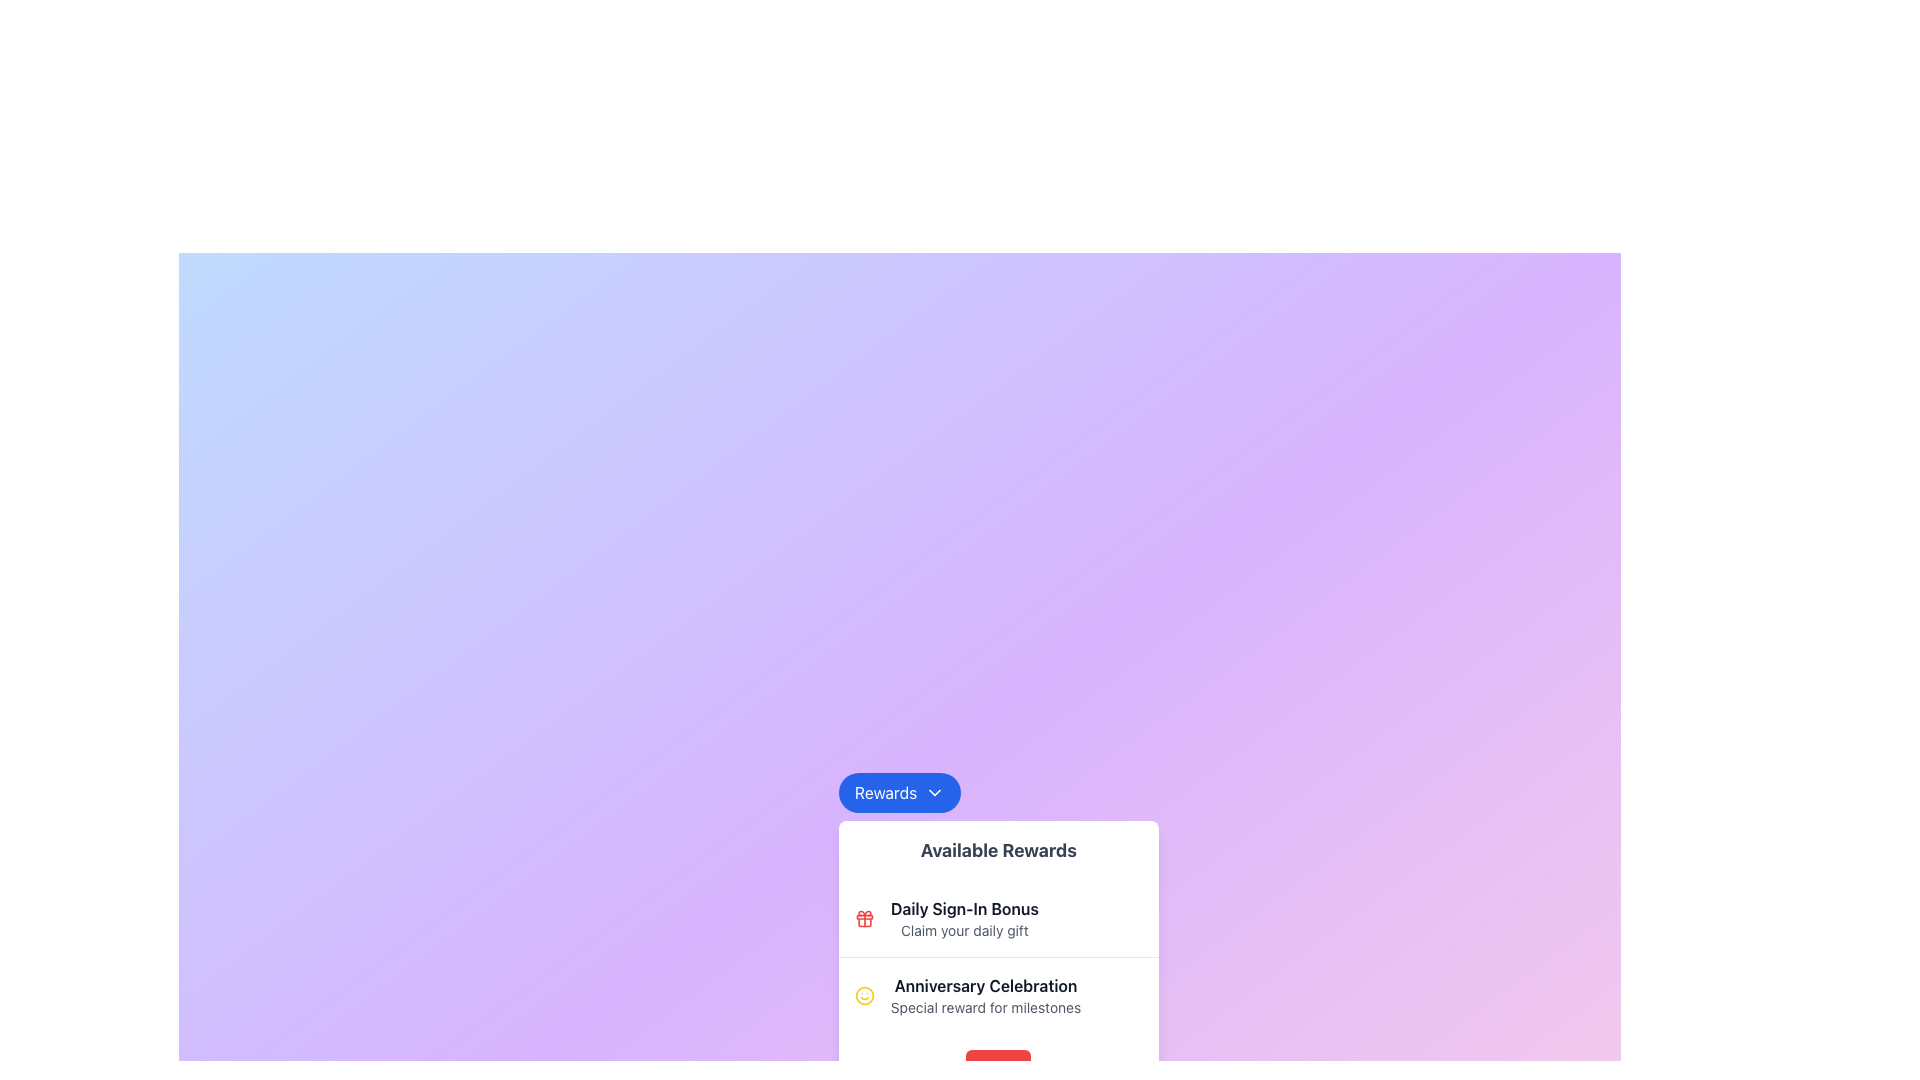 This screenshot has width=1920, height=1080. What do you see at coordinates (998, 851) in the screenshot?
I see `the text label that serves as the header for the card indicating 'Available Rewards', which is located at the top center of the card below the 'Rewards' button` at bounding box center [998, 851].